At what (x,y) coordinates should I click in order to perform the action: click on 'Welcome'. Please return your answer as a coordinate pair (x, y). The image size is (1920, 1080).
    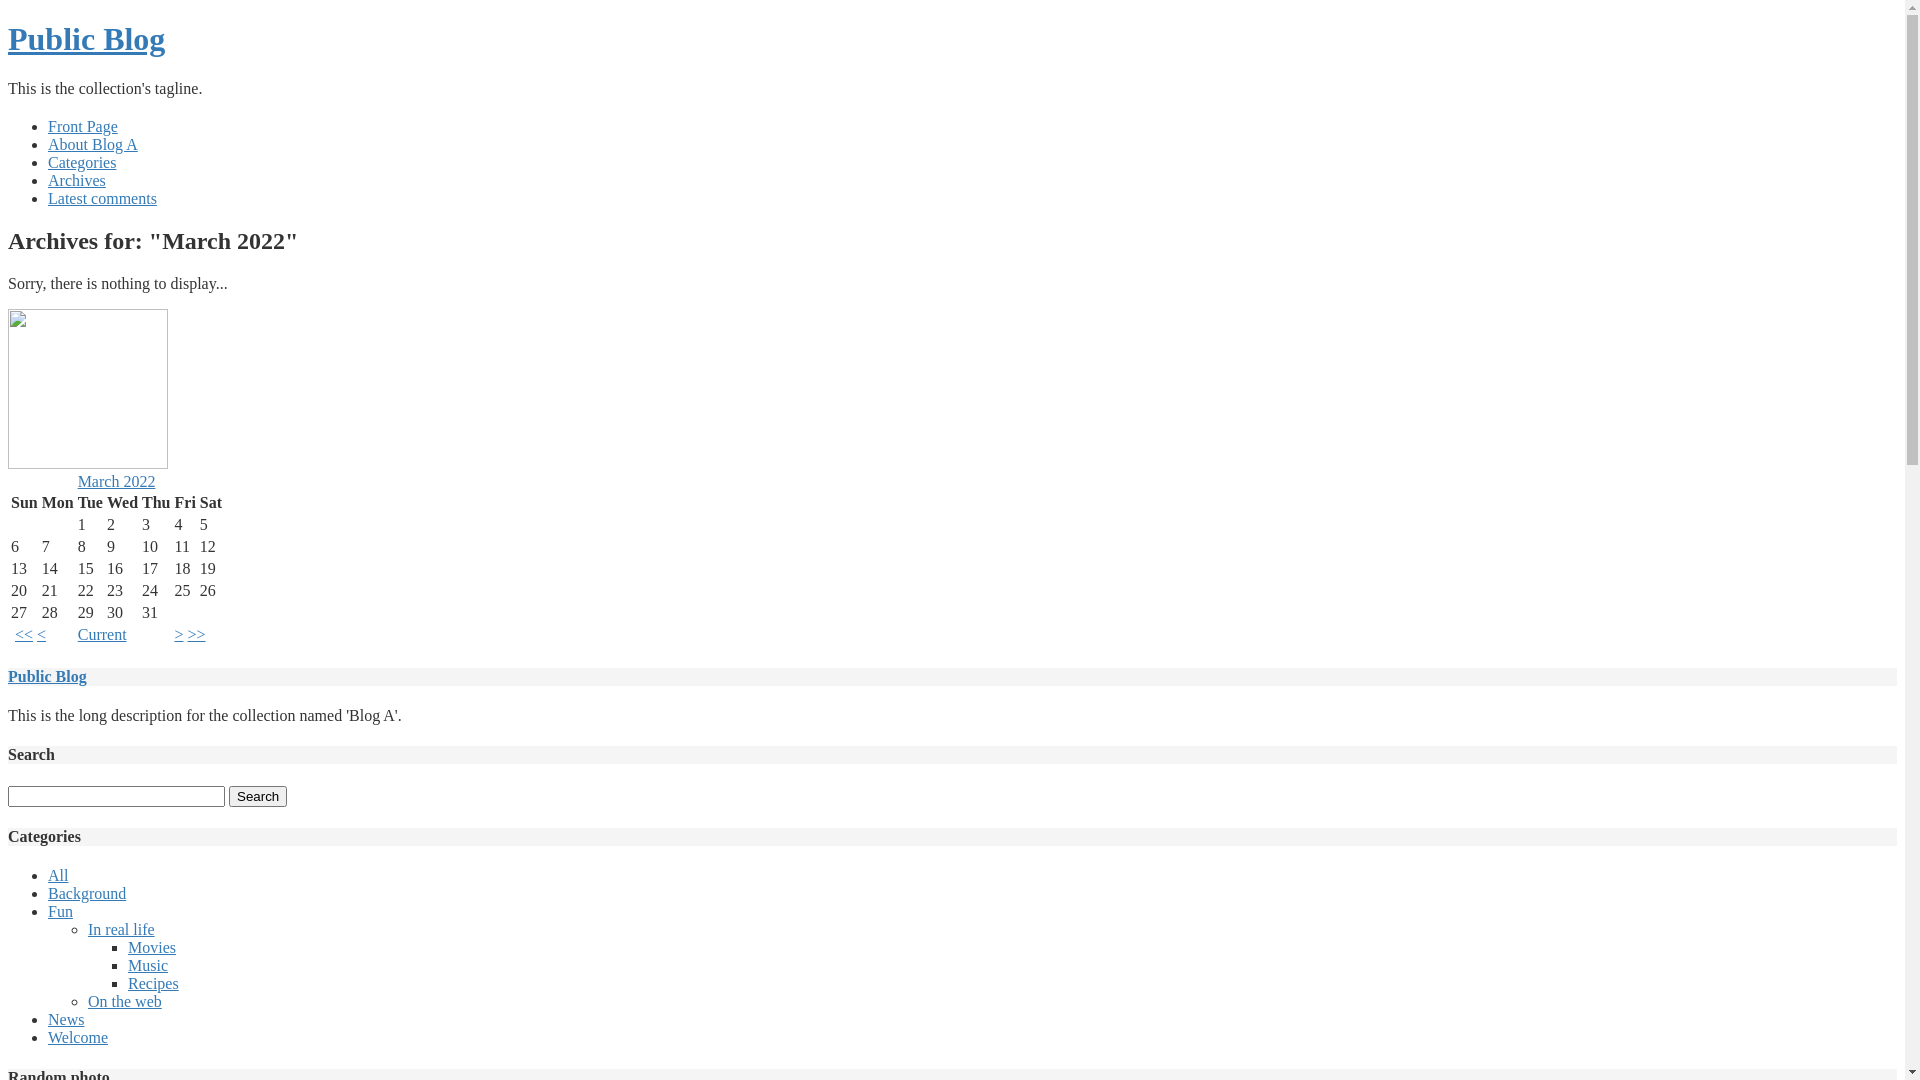
    Looking at the image, I should click on (77, 1036).